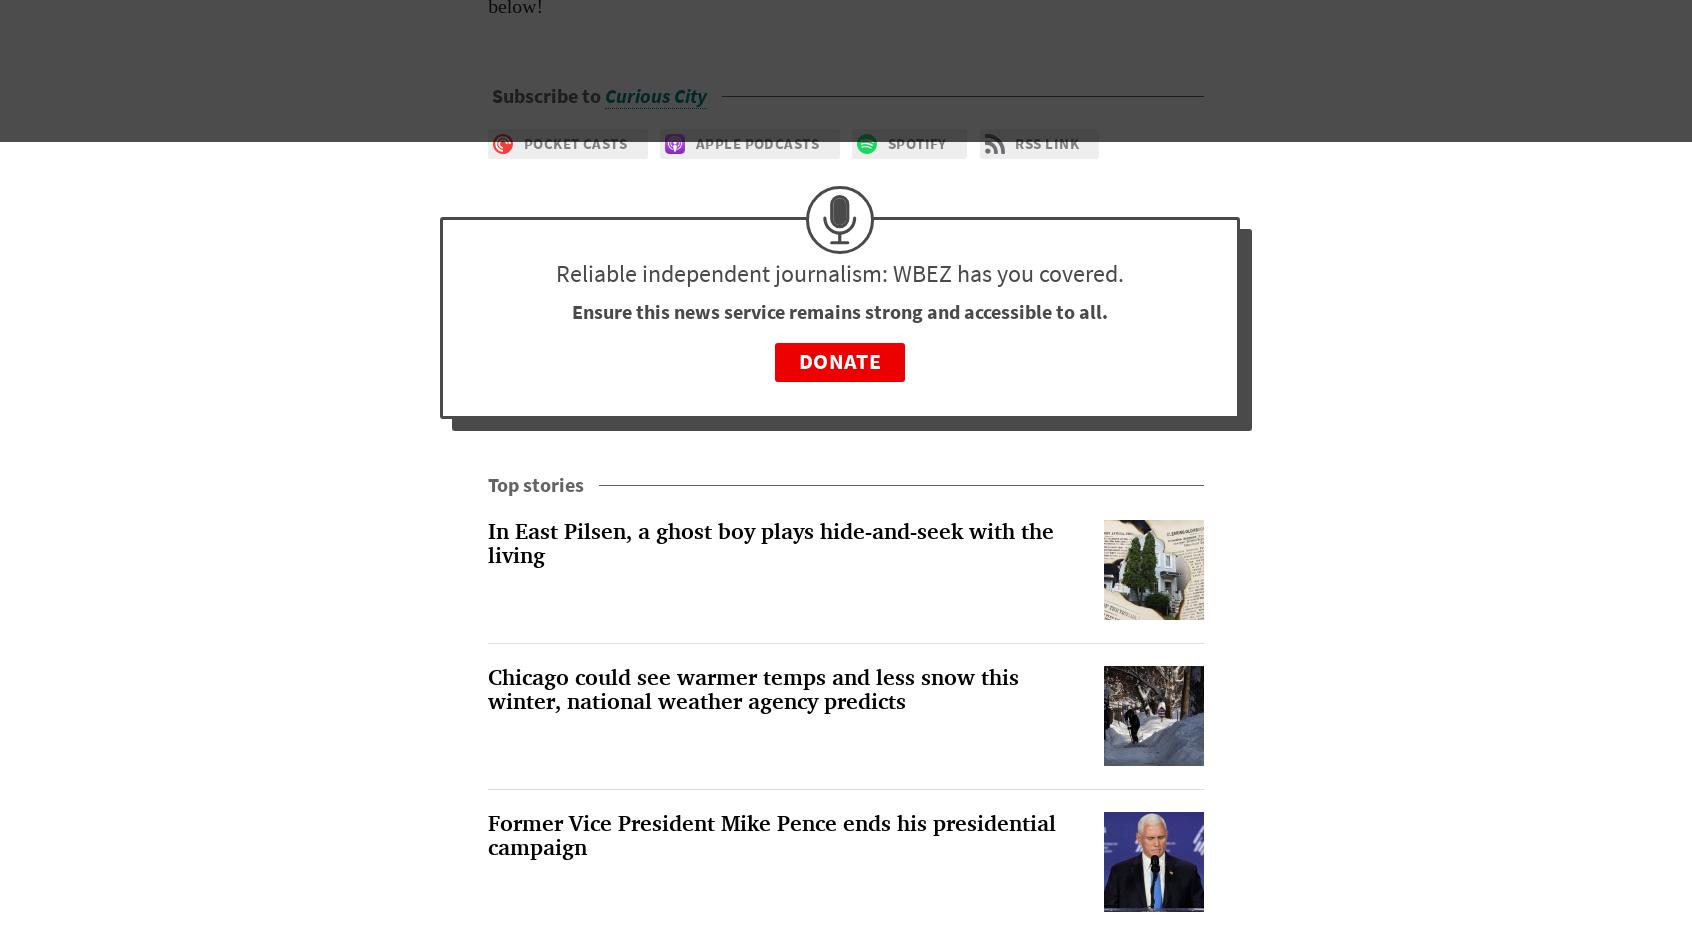  What do you see at coordinates (573, 142) in the screenshot?
I see `'Pocket Casts'` at bounding box center [573, 142].